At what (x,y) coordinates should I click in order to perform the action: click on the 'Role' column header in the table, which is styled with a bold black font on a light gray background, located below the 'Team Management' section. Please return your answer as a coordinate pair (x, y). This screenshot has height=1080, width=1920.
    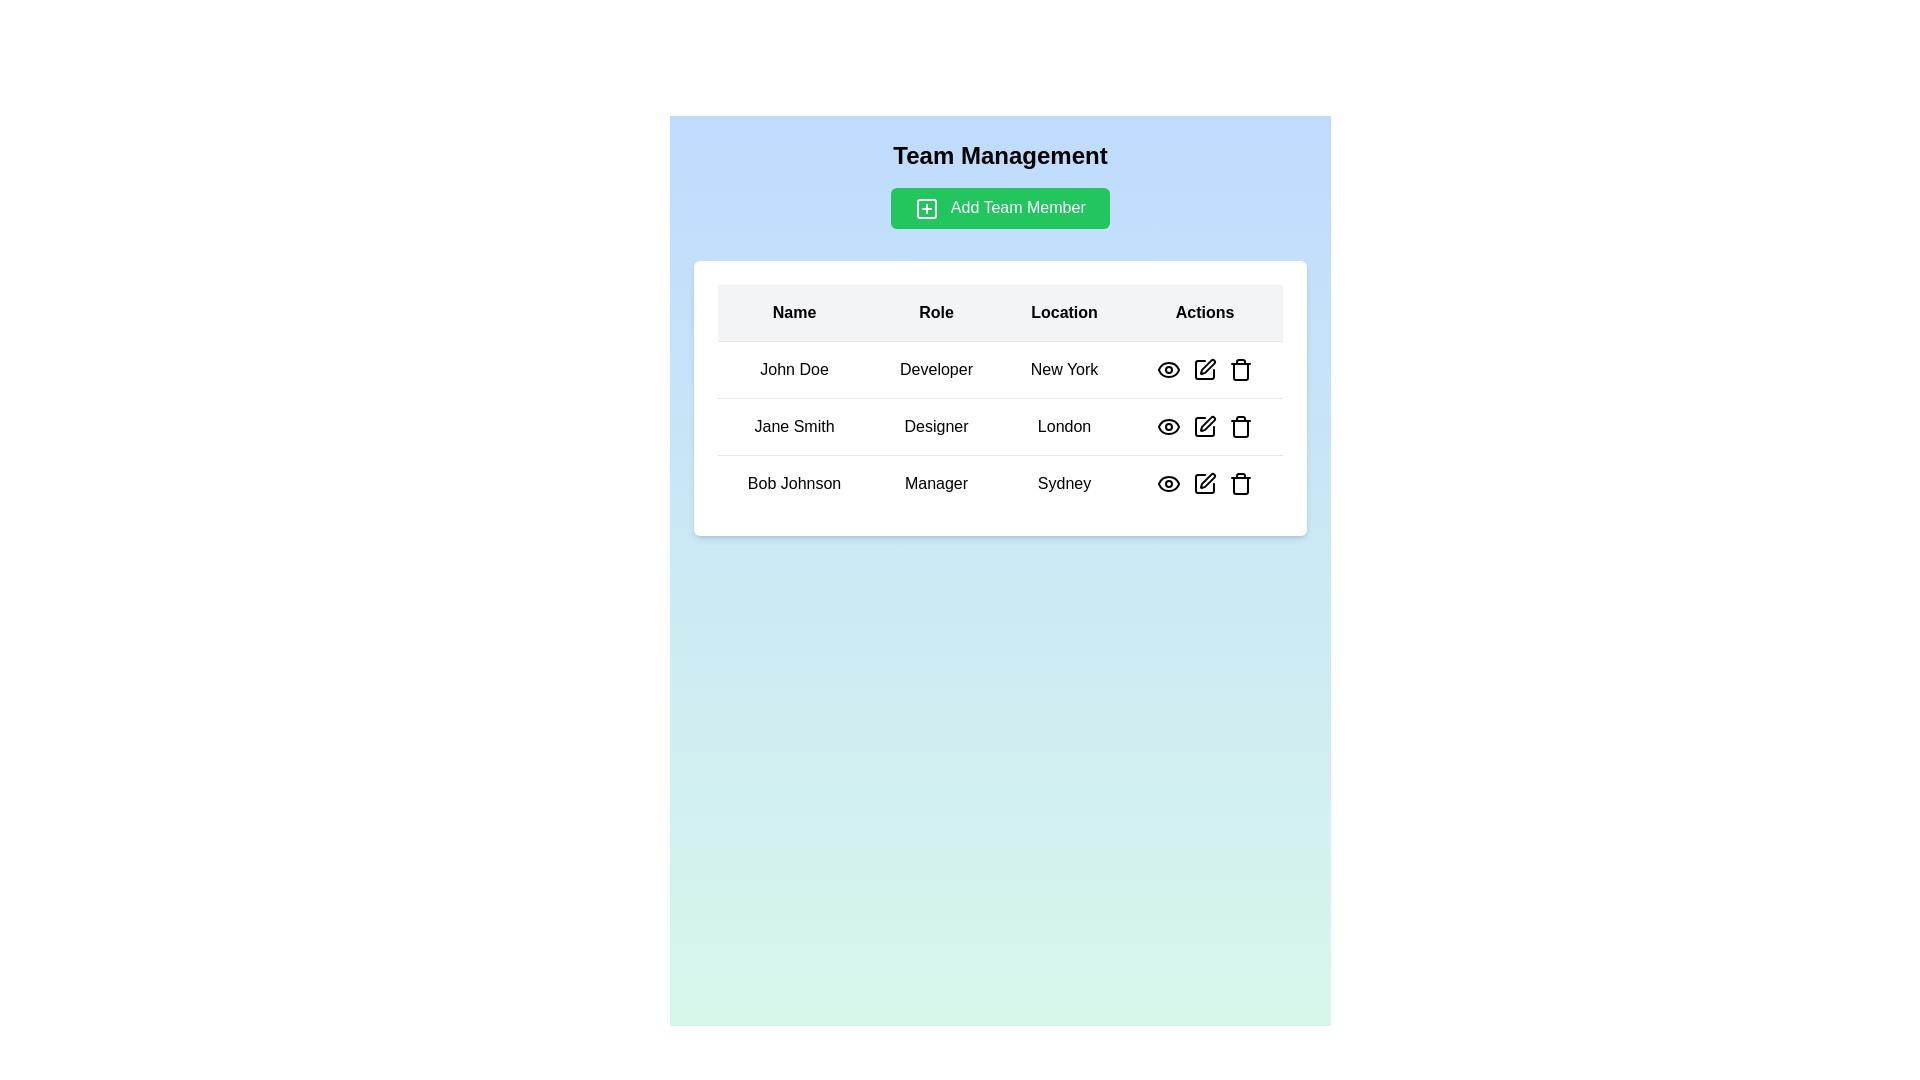
    Looking at the image, I should click on (935, 312).